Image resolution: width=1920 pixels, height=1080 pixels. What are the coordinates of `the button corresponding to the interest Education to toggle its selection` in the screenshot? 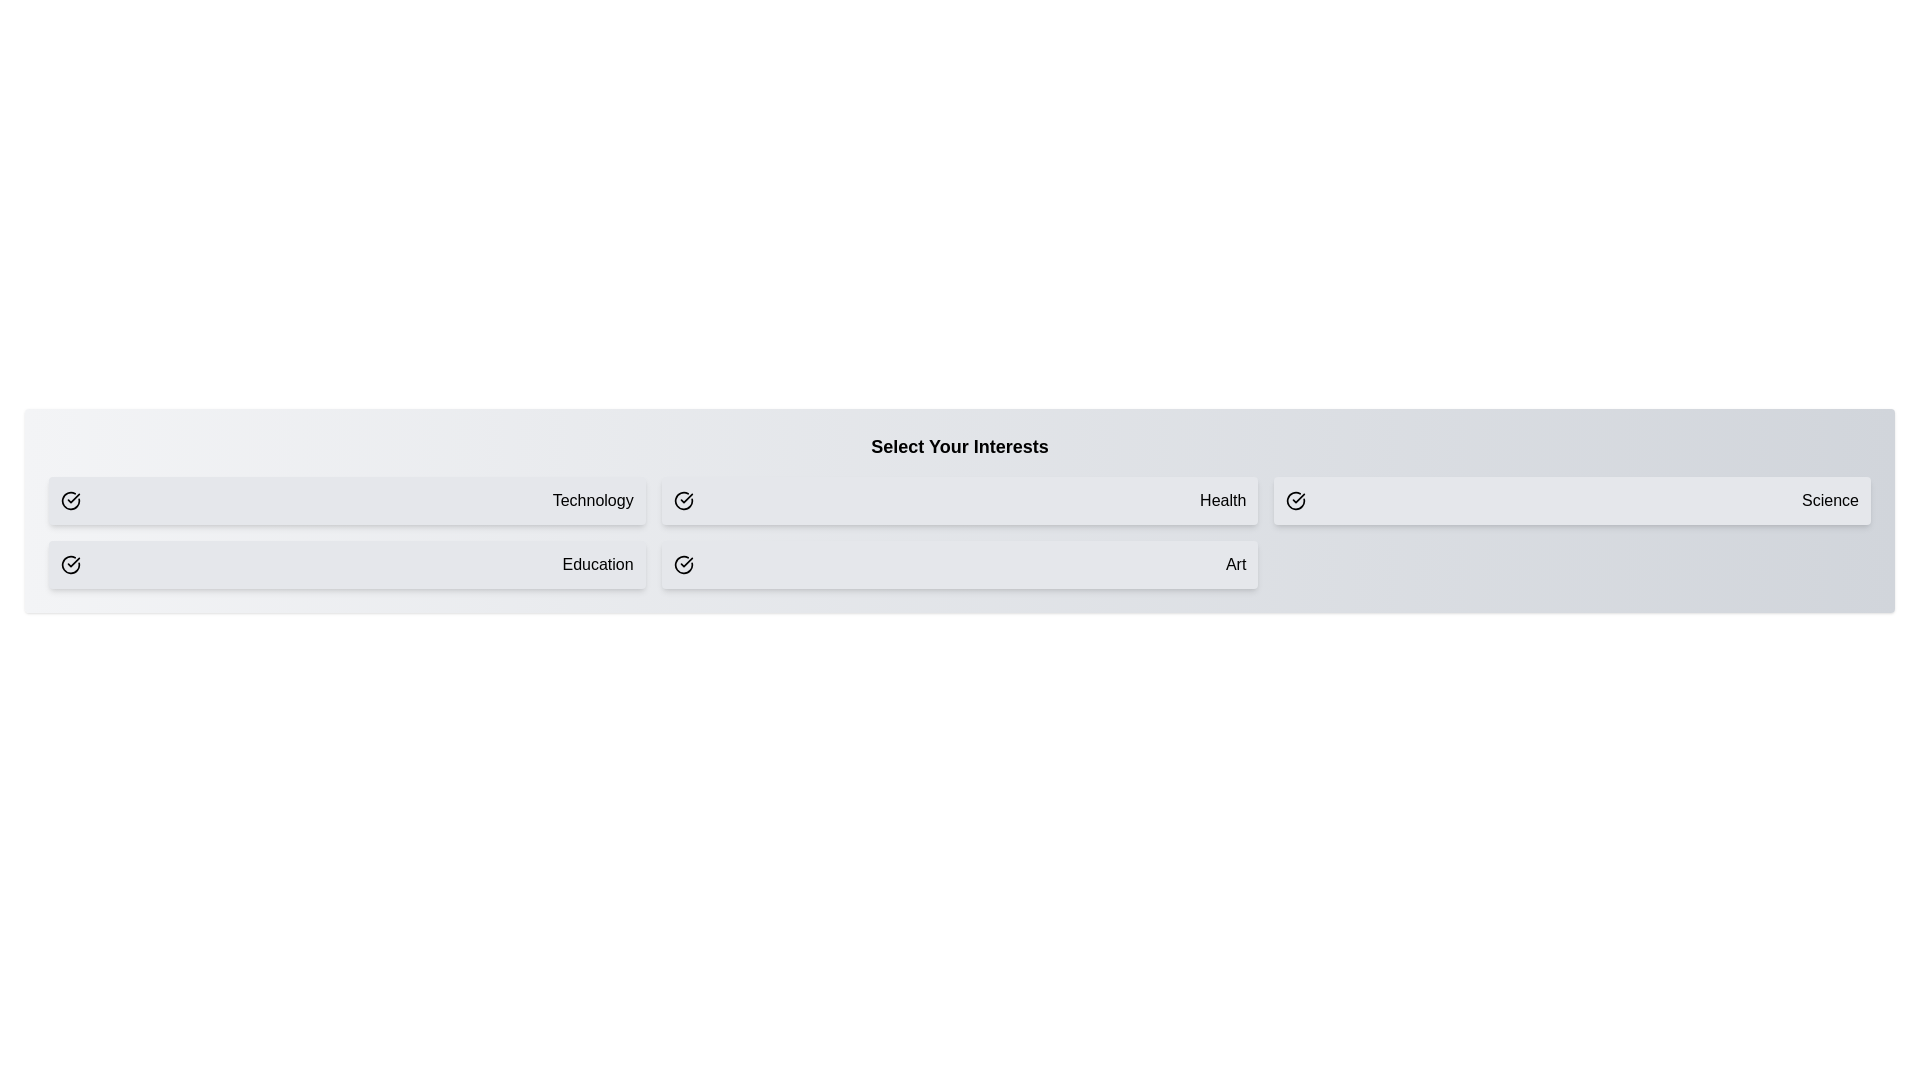 It's located at (346, 564).